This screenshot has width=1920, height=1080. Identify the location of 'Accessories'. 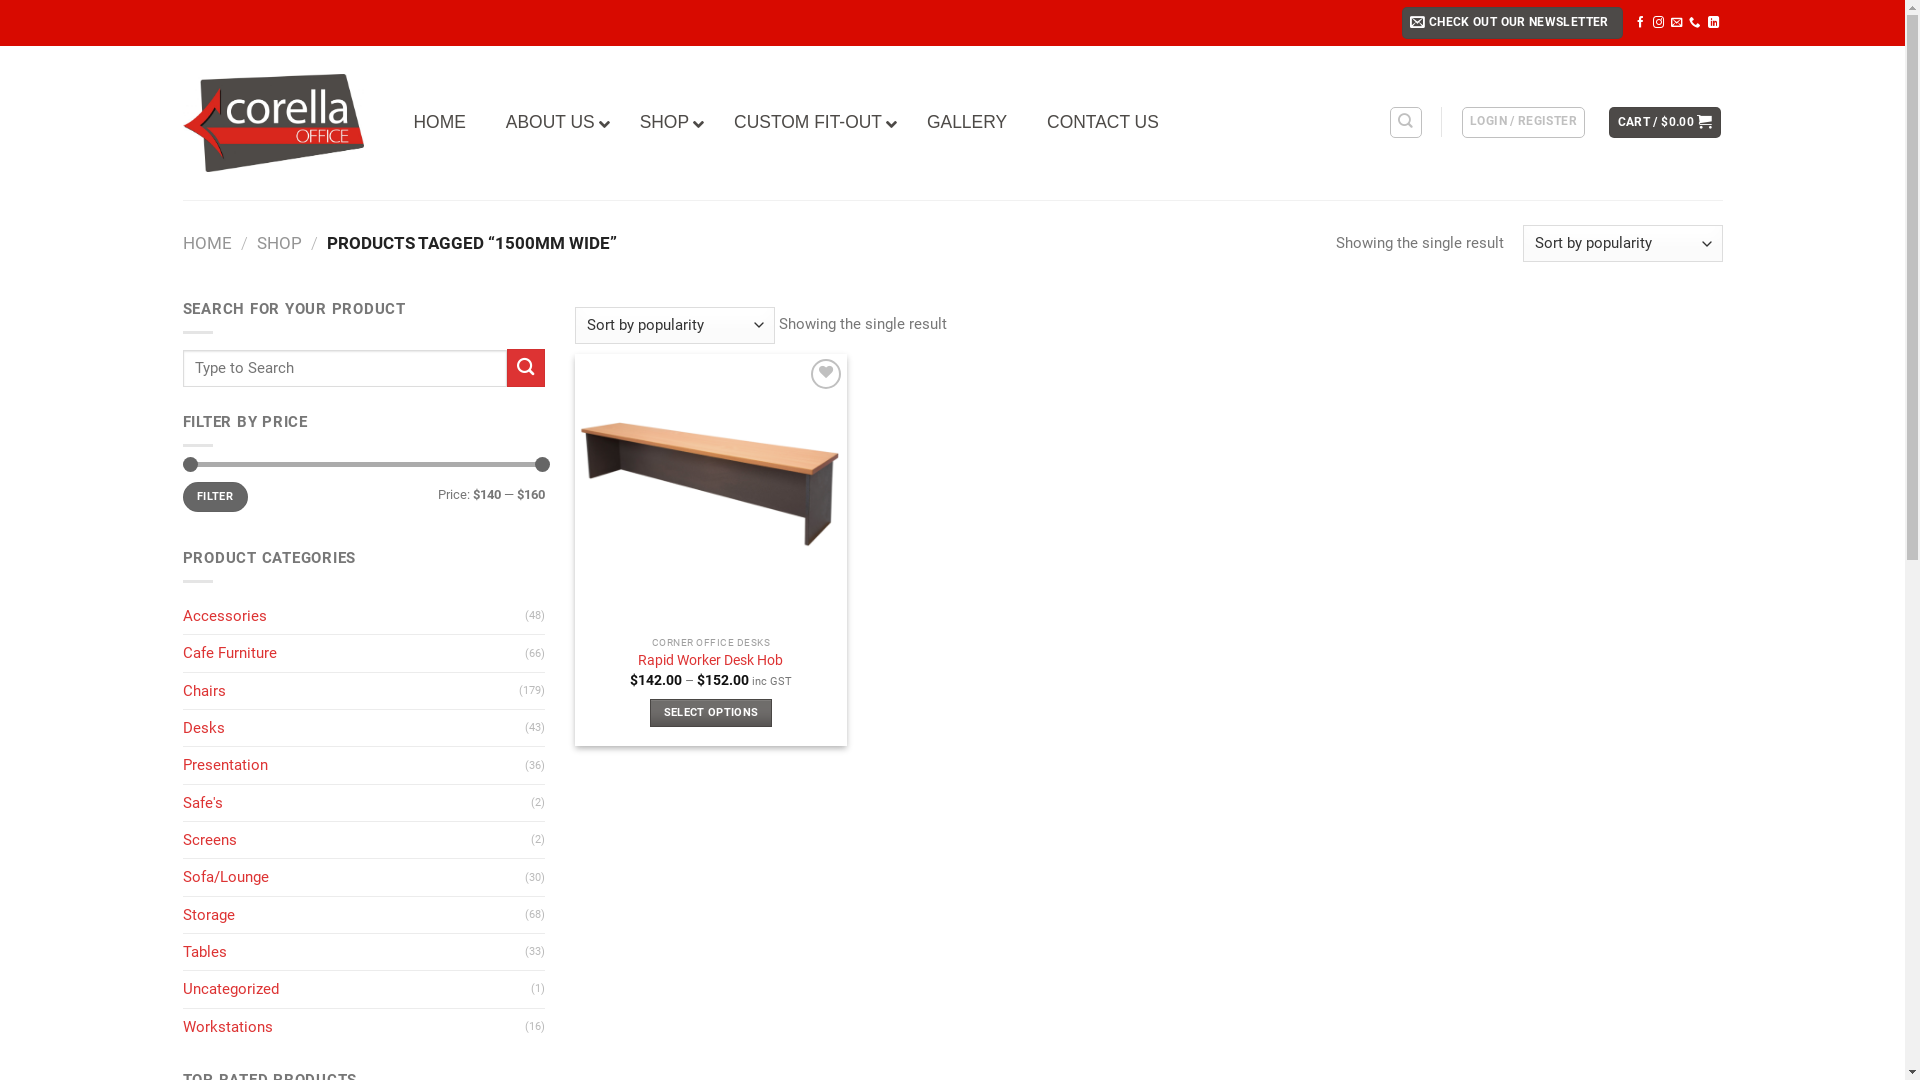
(182, 615).